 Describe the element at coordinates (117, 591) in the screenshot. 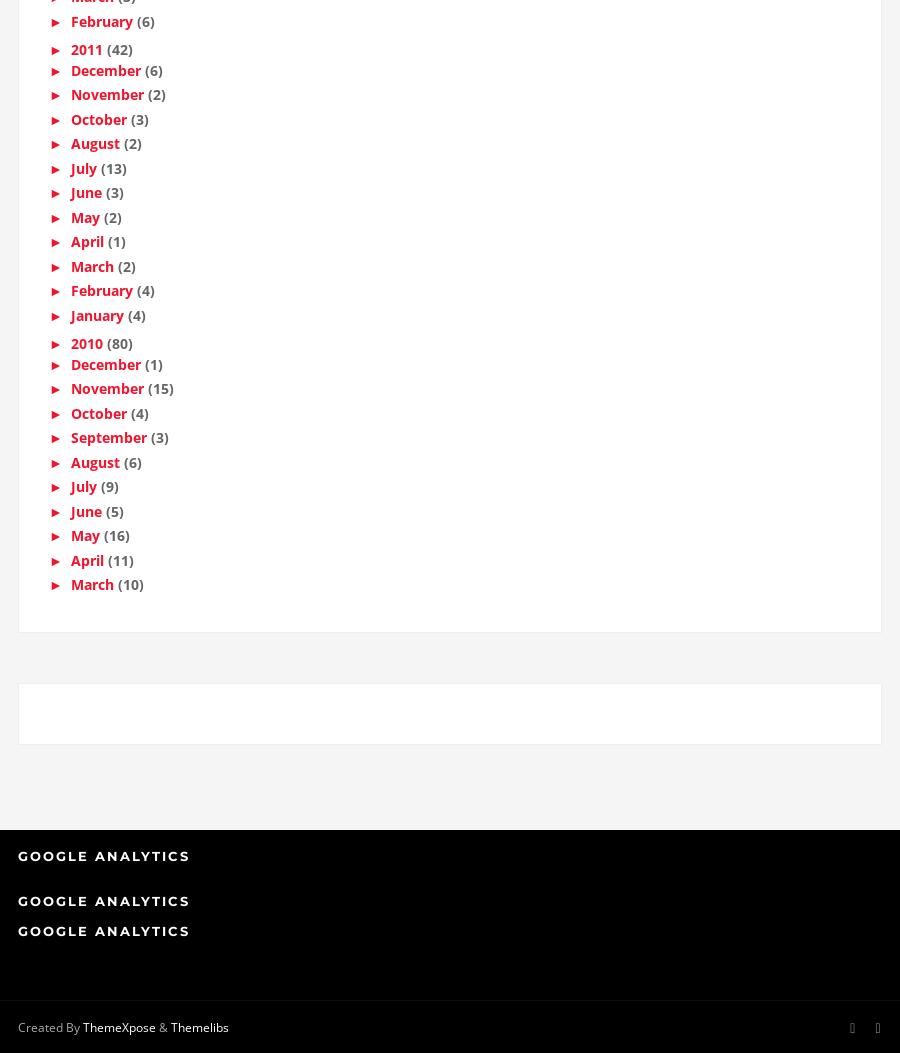

I see `'(10)'` at that location.